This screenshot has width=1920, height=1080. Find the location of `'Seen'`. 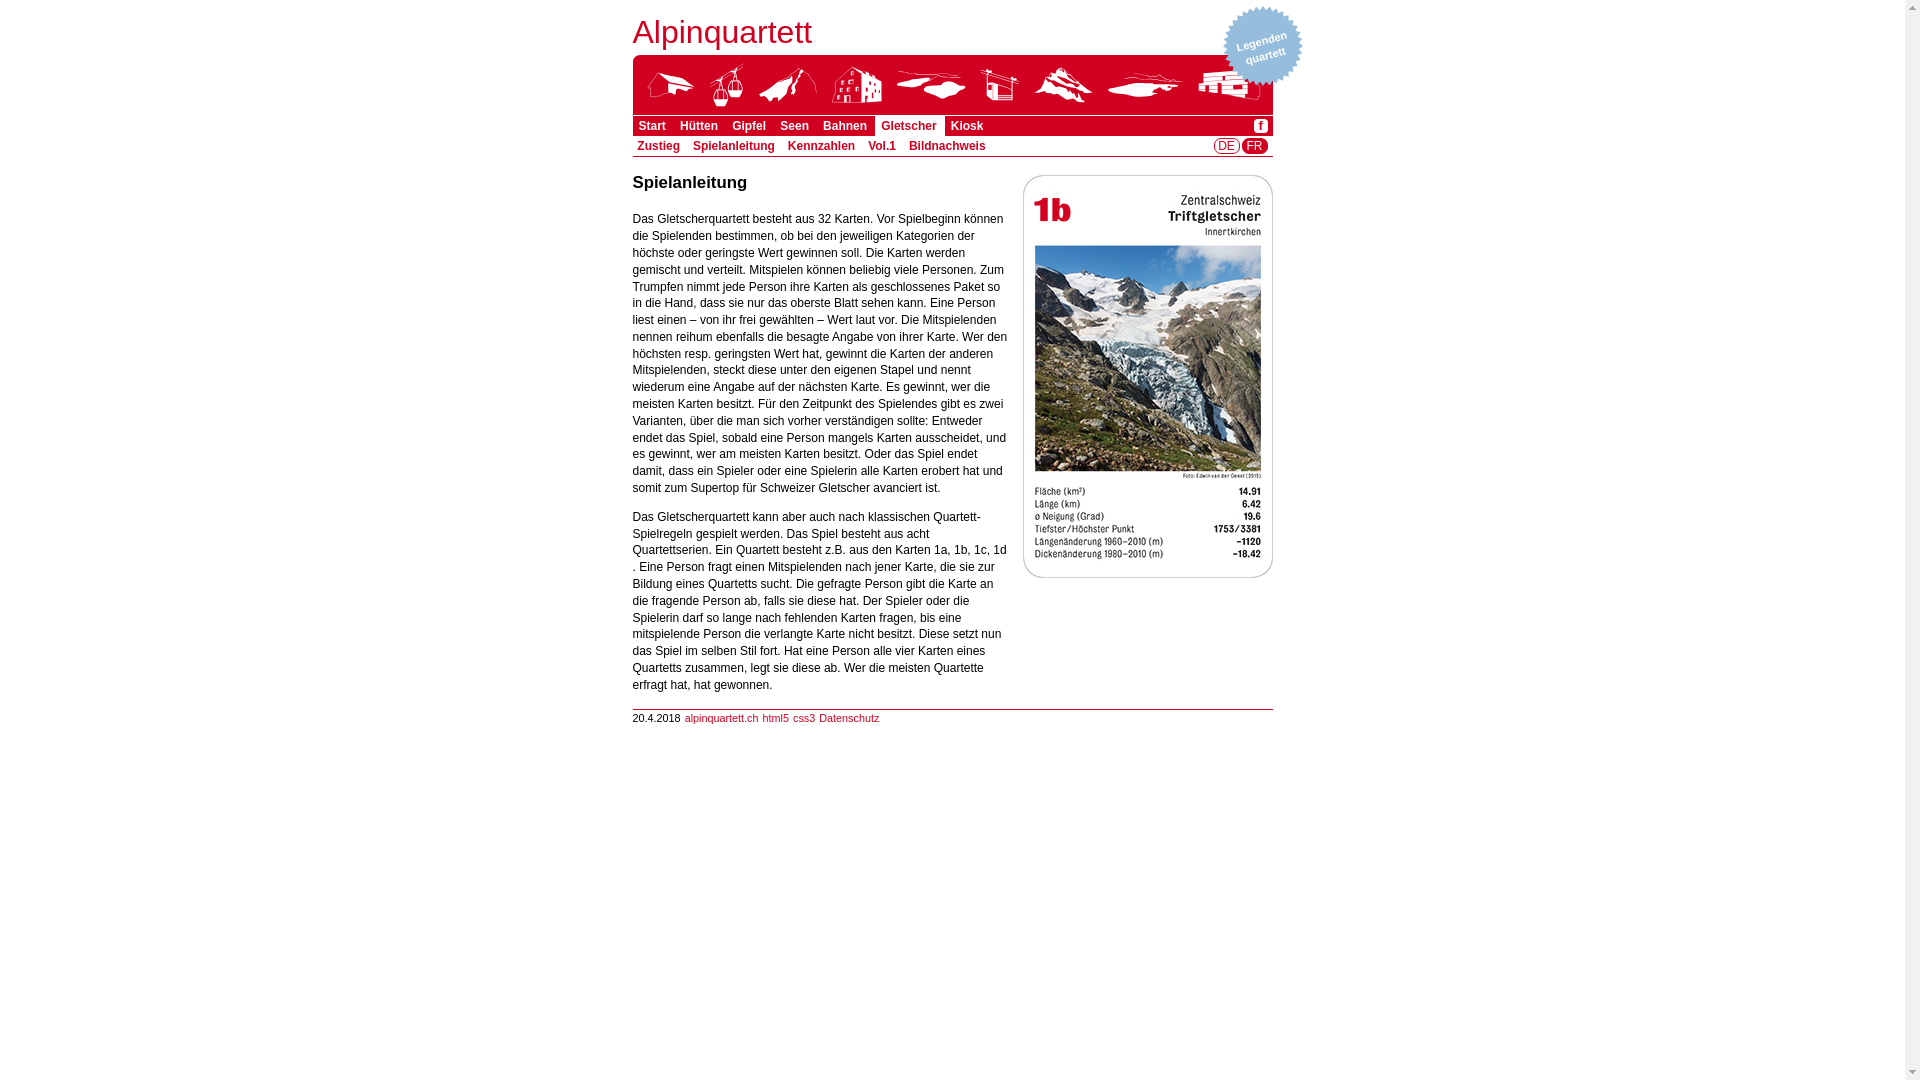

'Seen' is located at coordinates (778, 126).